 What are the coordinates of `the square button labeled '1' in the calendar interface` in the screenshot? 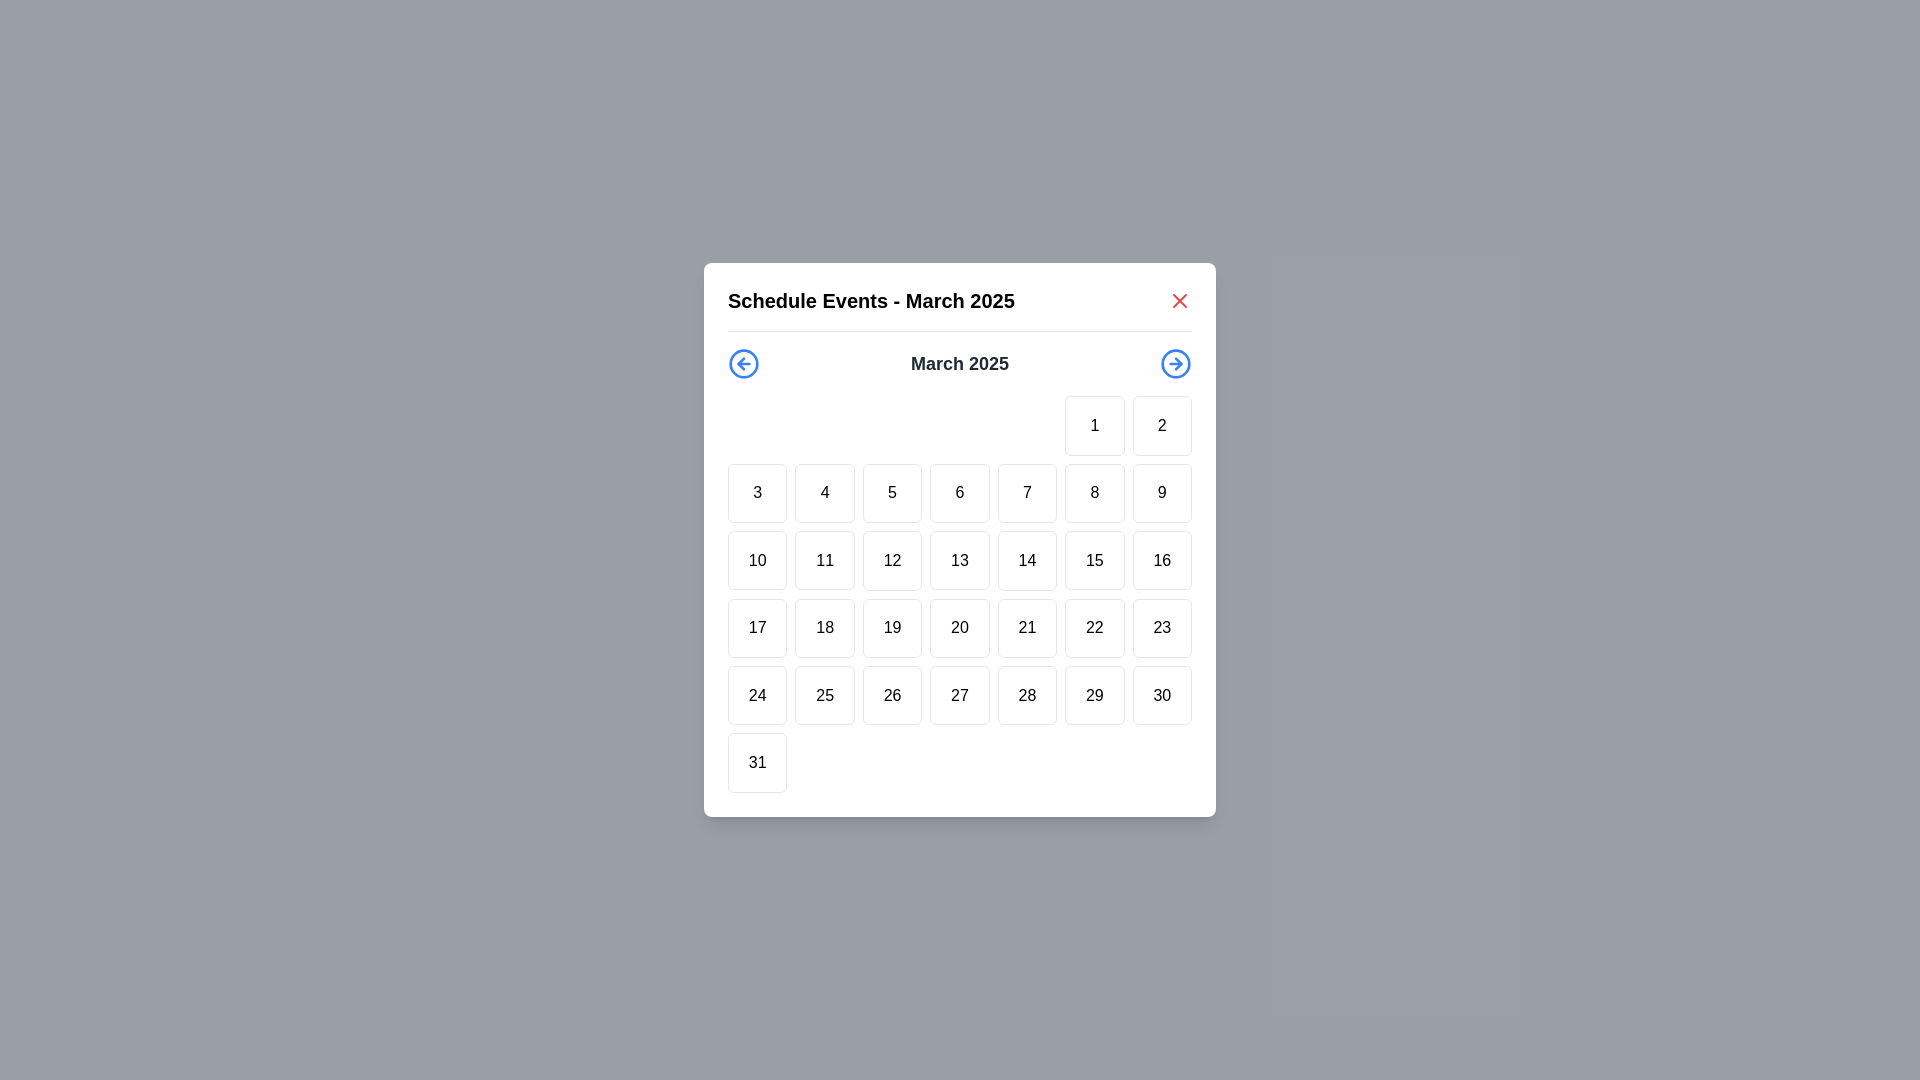 It's located at (1093, 424).